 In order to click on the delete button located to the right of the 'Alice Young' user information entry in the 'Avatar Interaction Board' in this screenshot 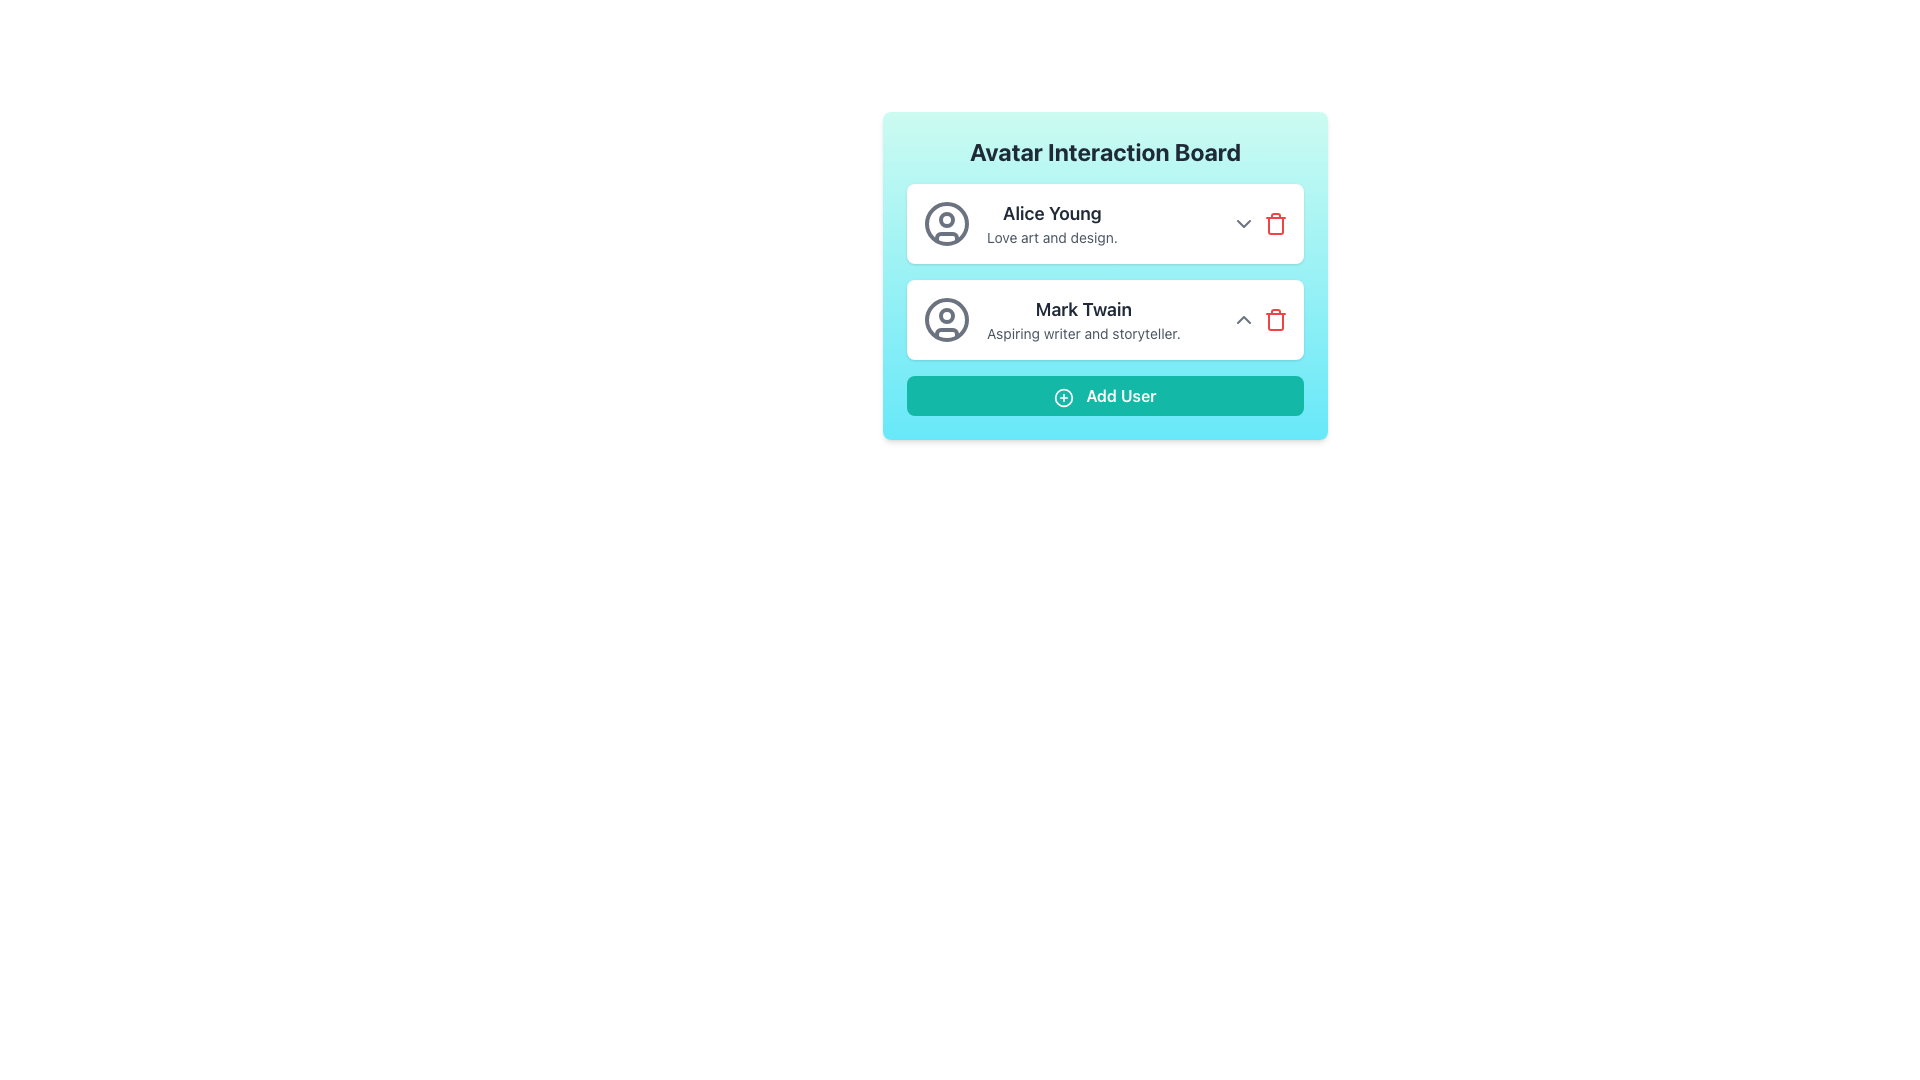, I will do `click(1275, 225)`.